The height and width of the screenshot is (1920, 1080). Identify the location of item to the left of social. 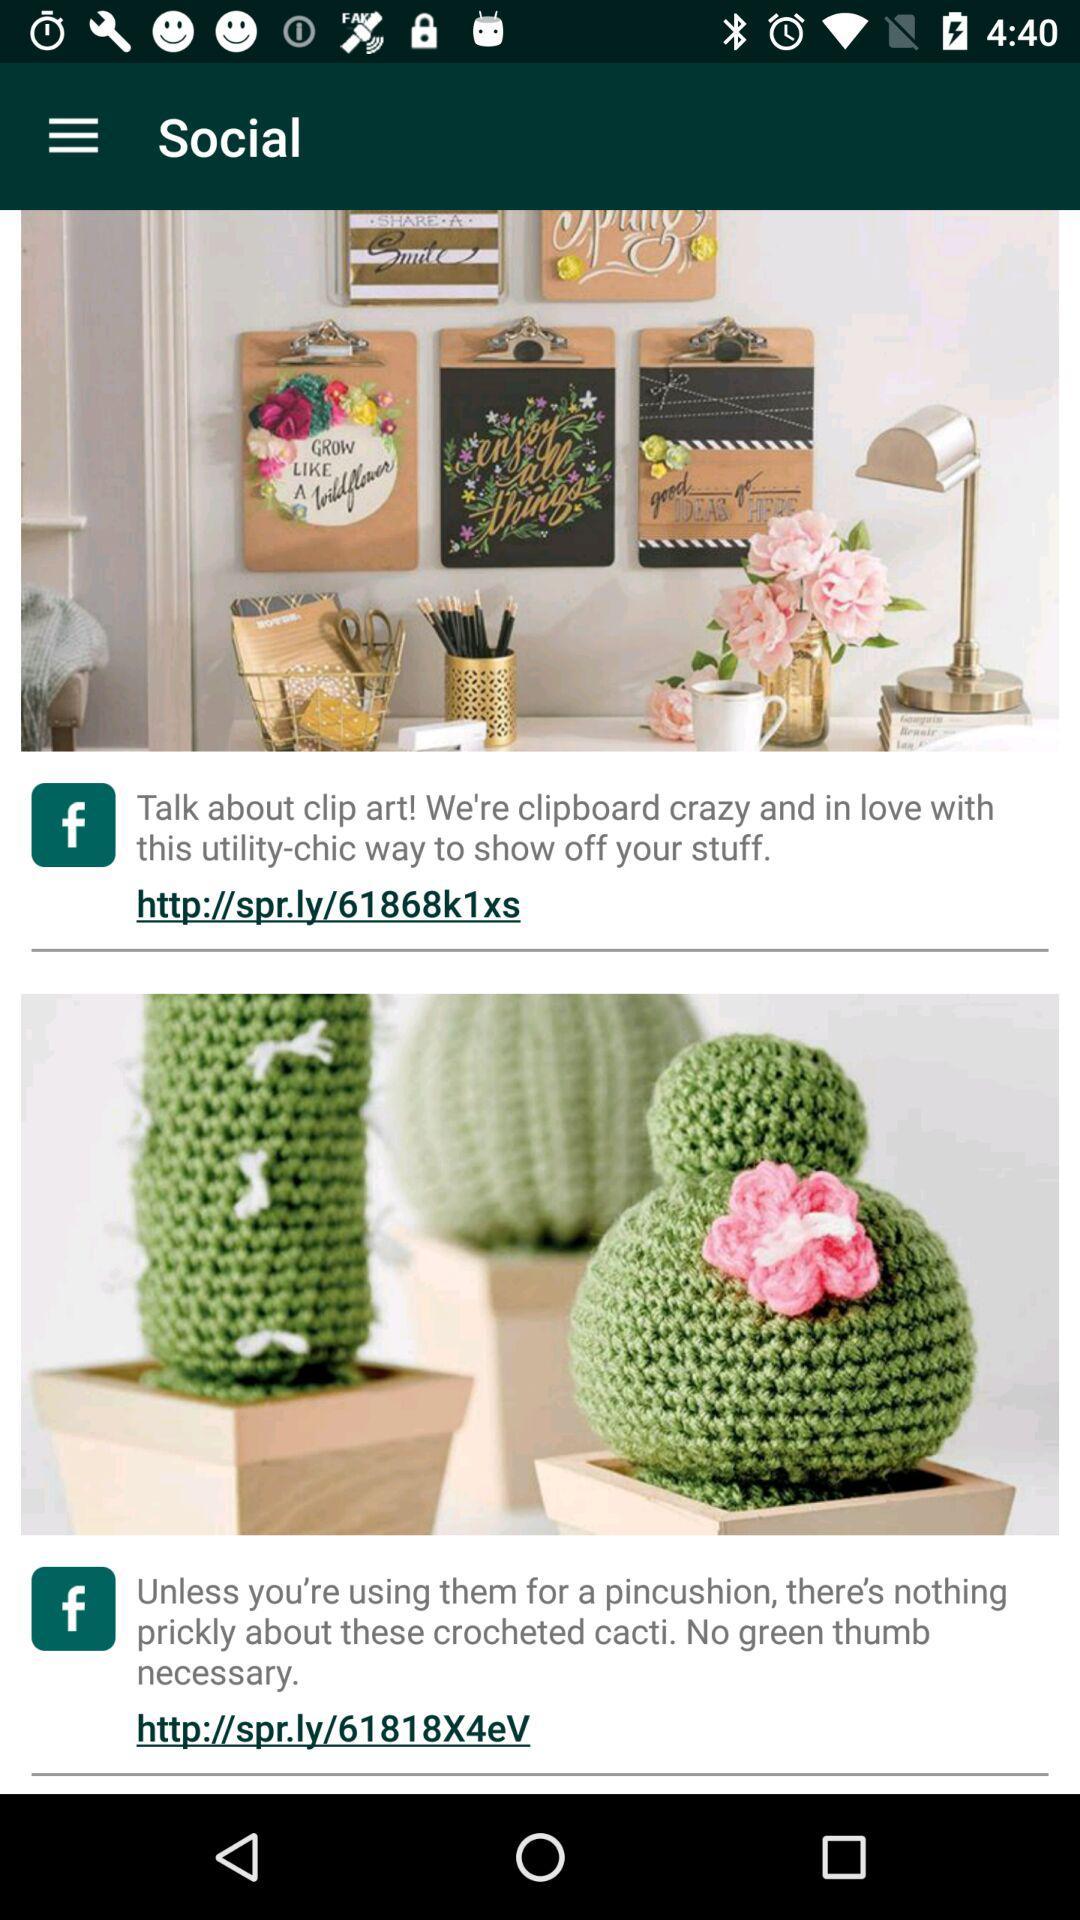
(72, 135).